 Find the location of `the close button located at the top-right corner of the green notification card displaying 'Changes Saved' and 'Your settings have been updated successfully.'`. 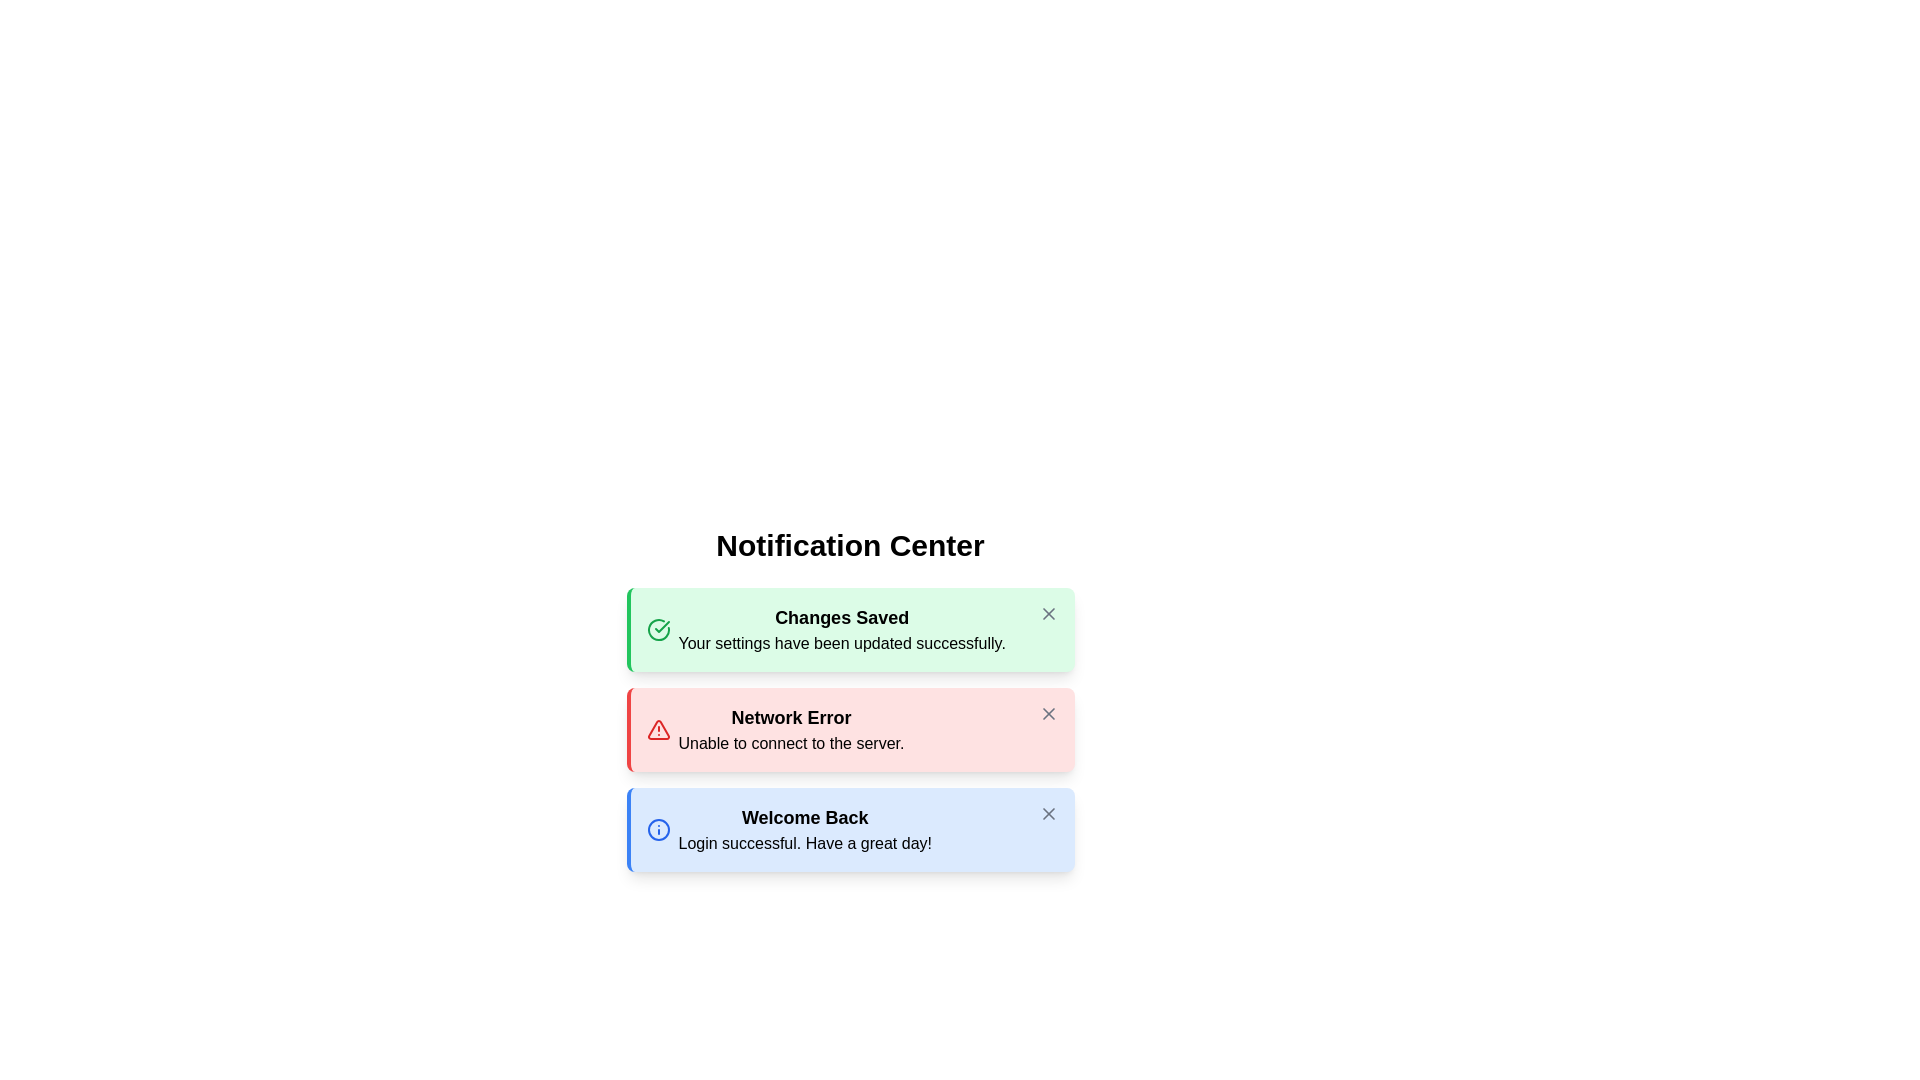

the close button located at the top-right corner of the green notification card displaying 'Changes Saved' and 'Your settings have been updated successfully.' is located at coordinates (1047, 612).